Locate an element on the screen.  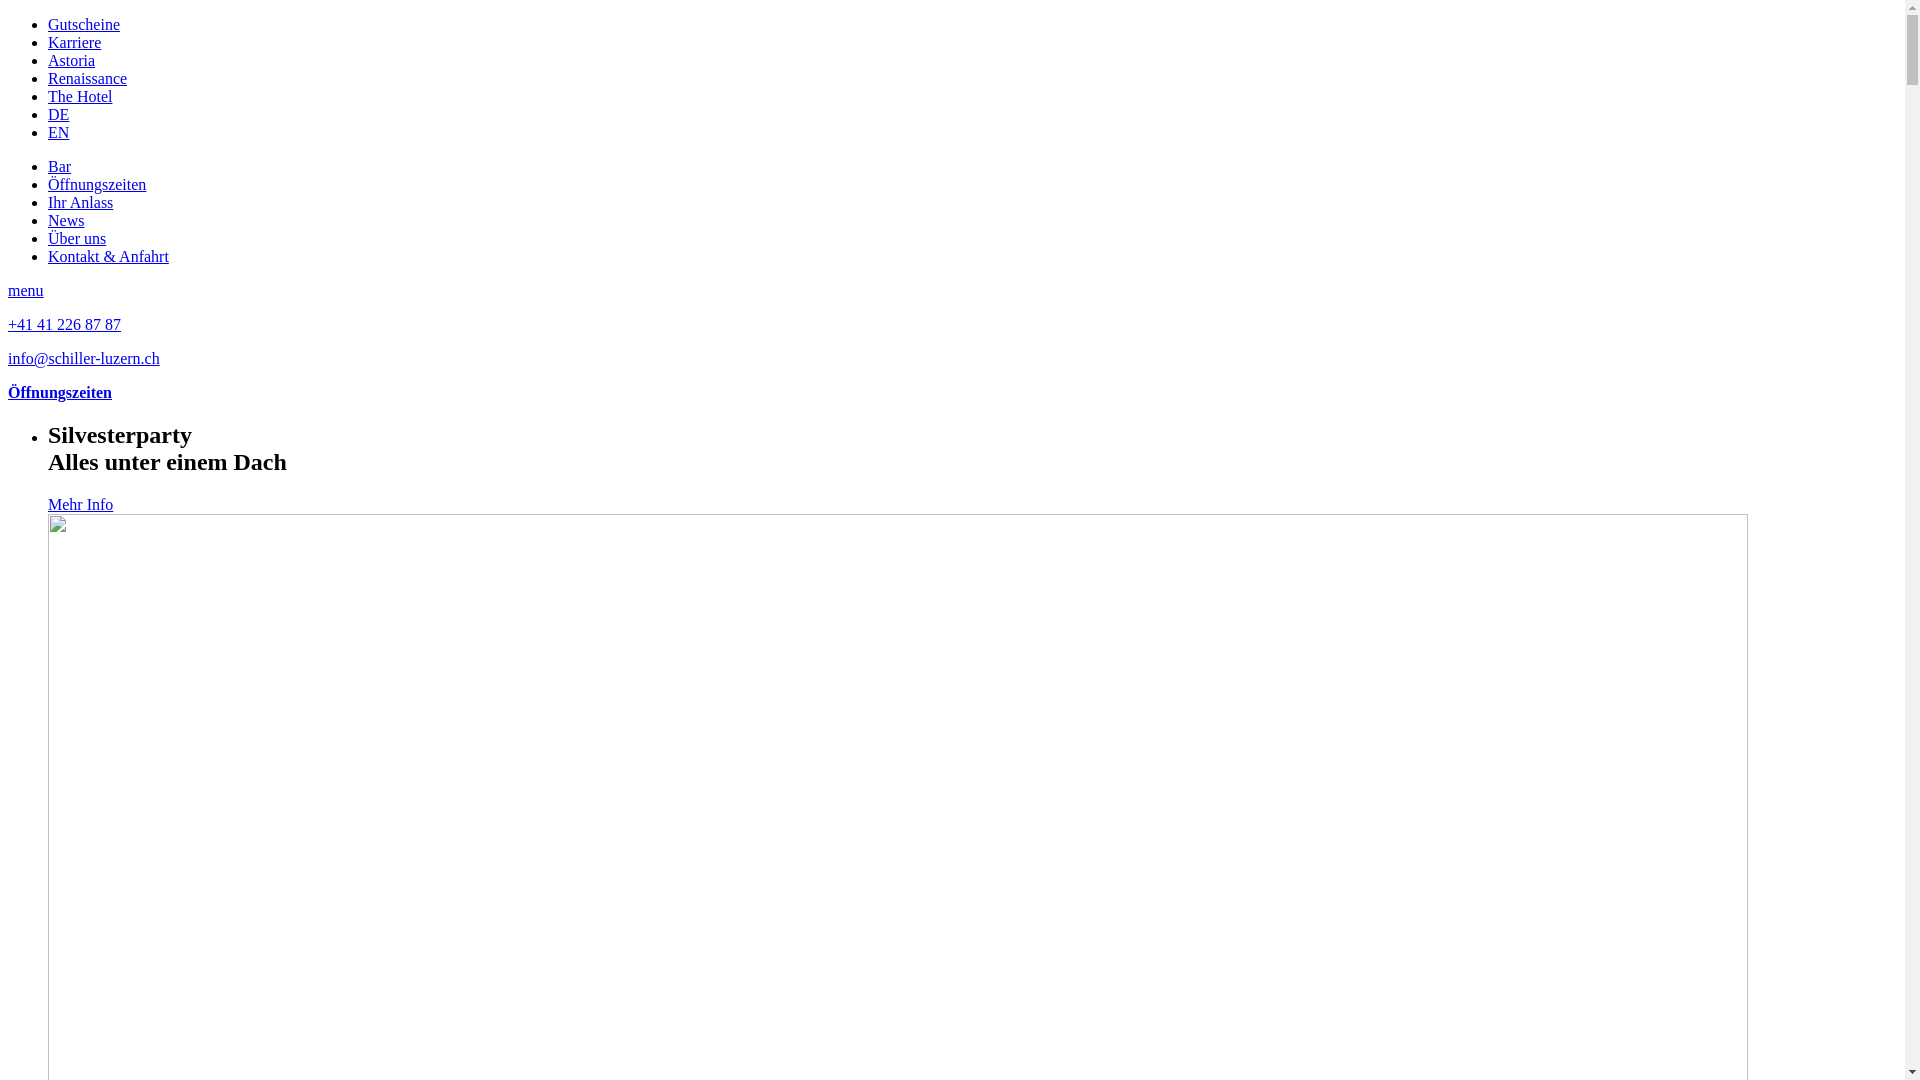
'Gutscheine' is located at coordinates (48, 24).